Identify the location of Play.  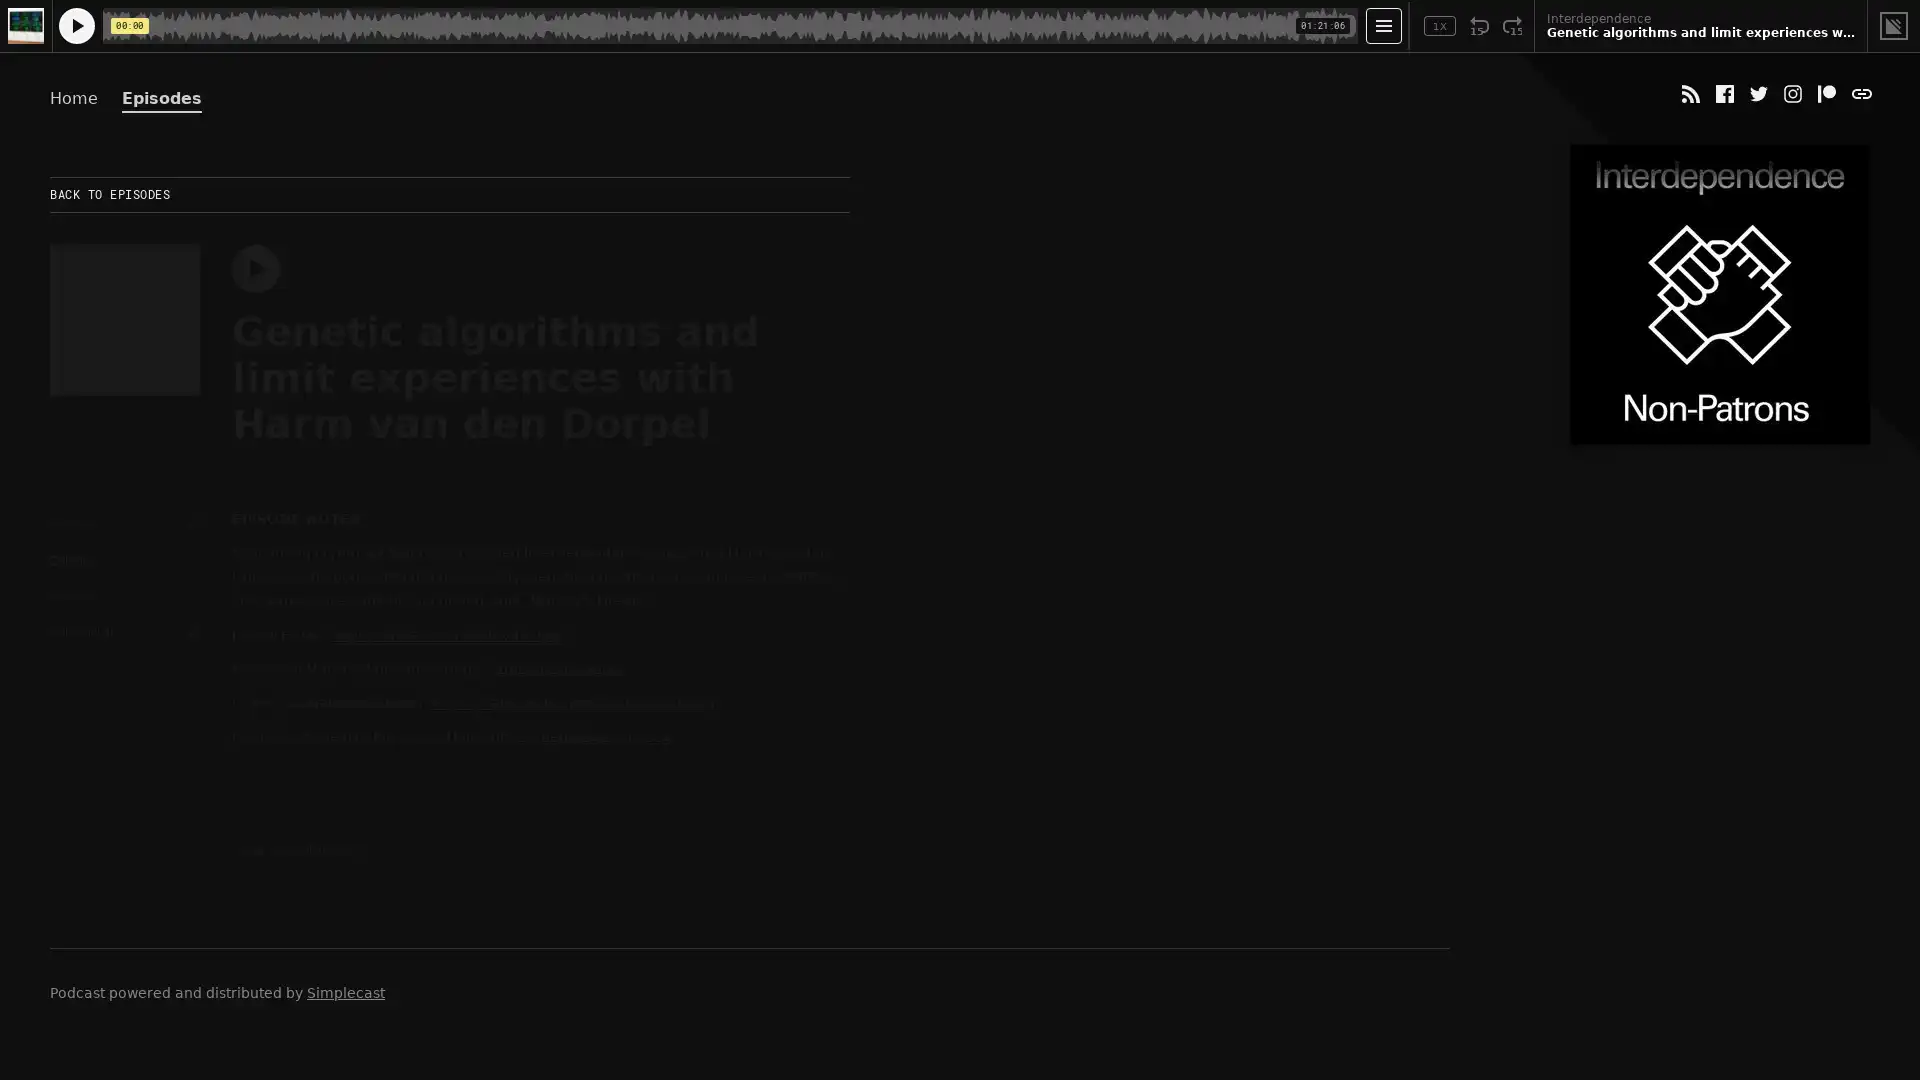
(76, 26).